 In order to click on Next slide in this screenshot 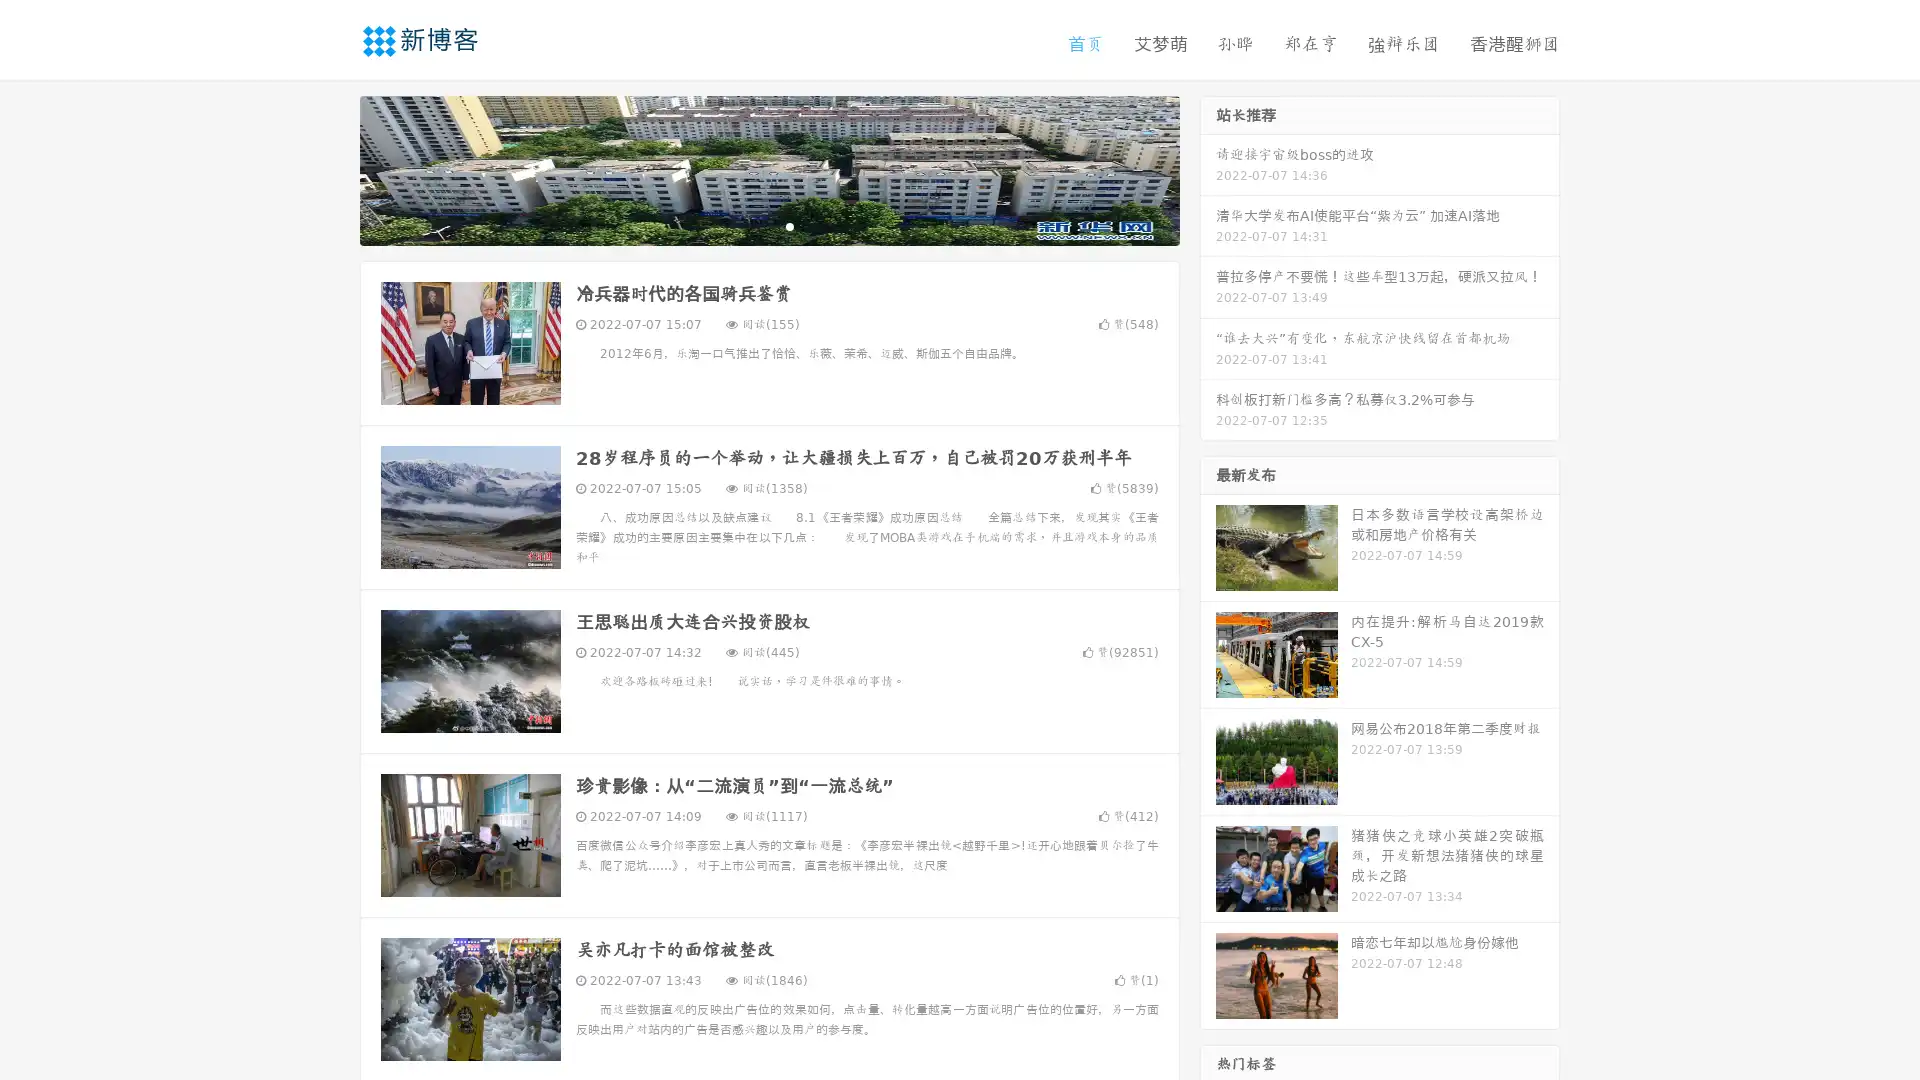, I will do `click(1208, 168)`.